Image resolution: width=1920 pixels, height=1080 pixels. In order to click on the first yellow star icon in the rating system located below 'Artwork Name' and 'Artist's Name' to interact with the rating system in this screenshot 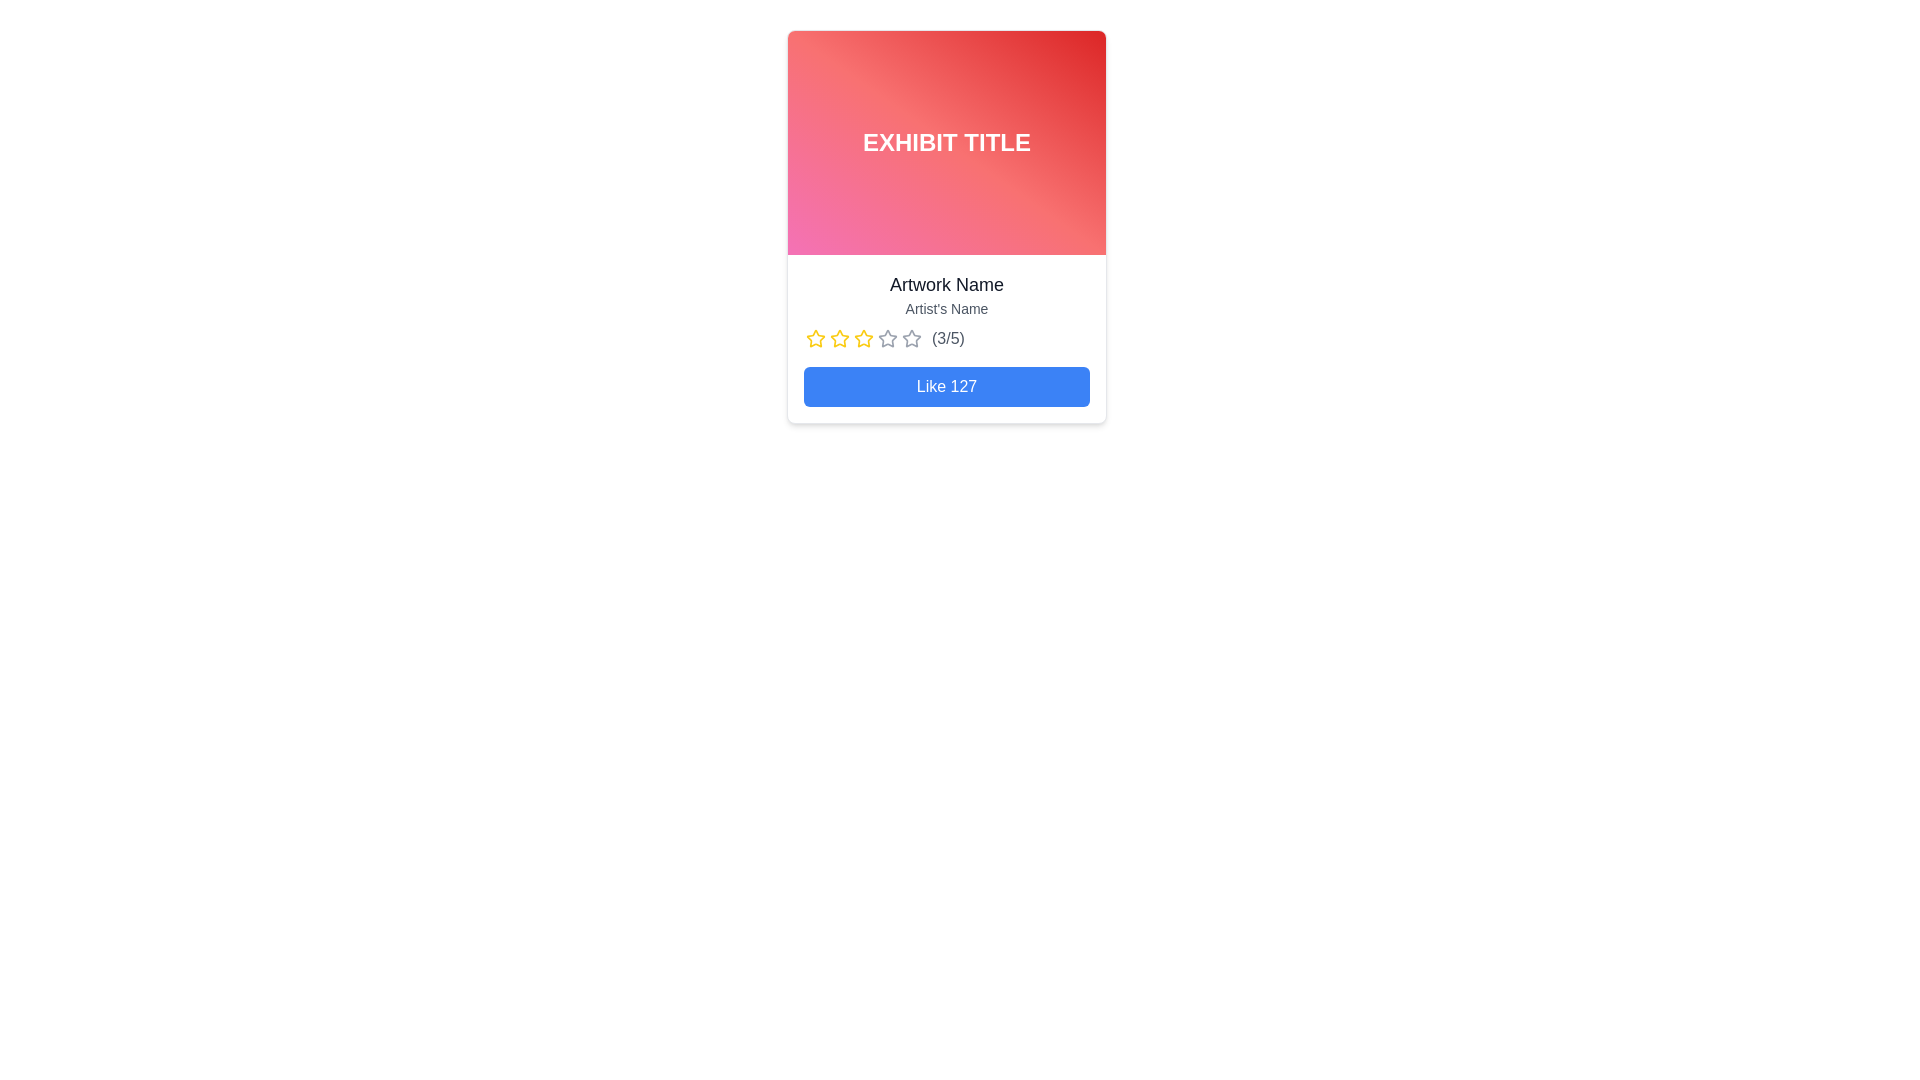, I will do `click(816, 338)`.